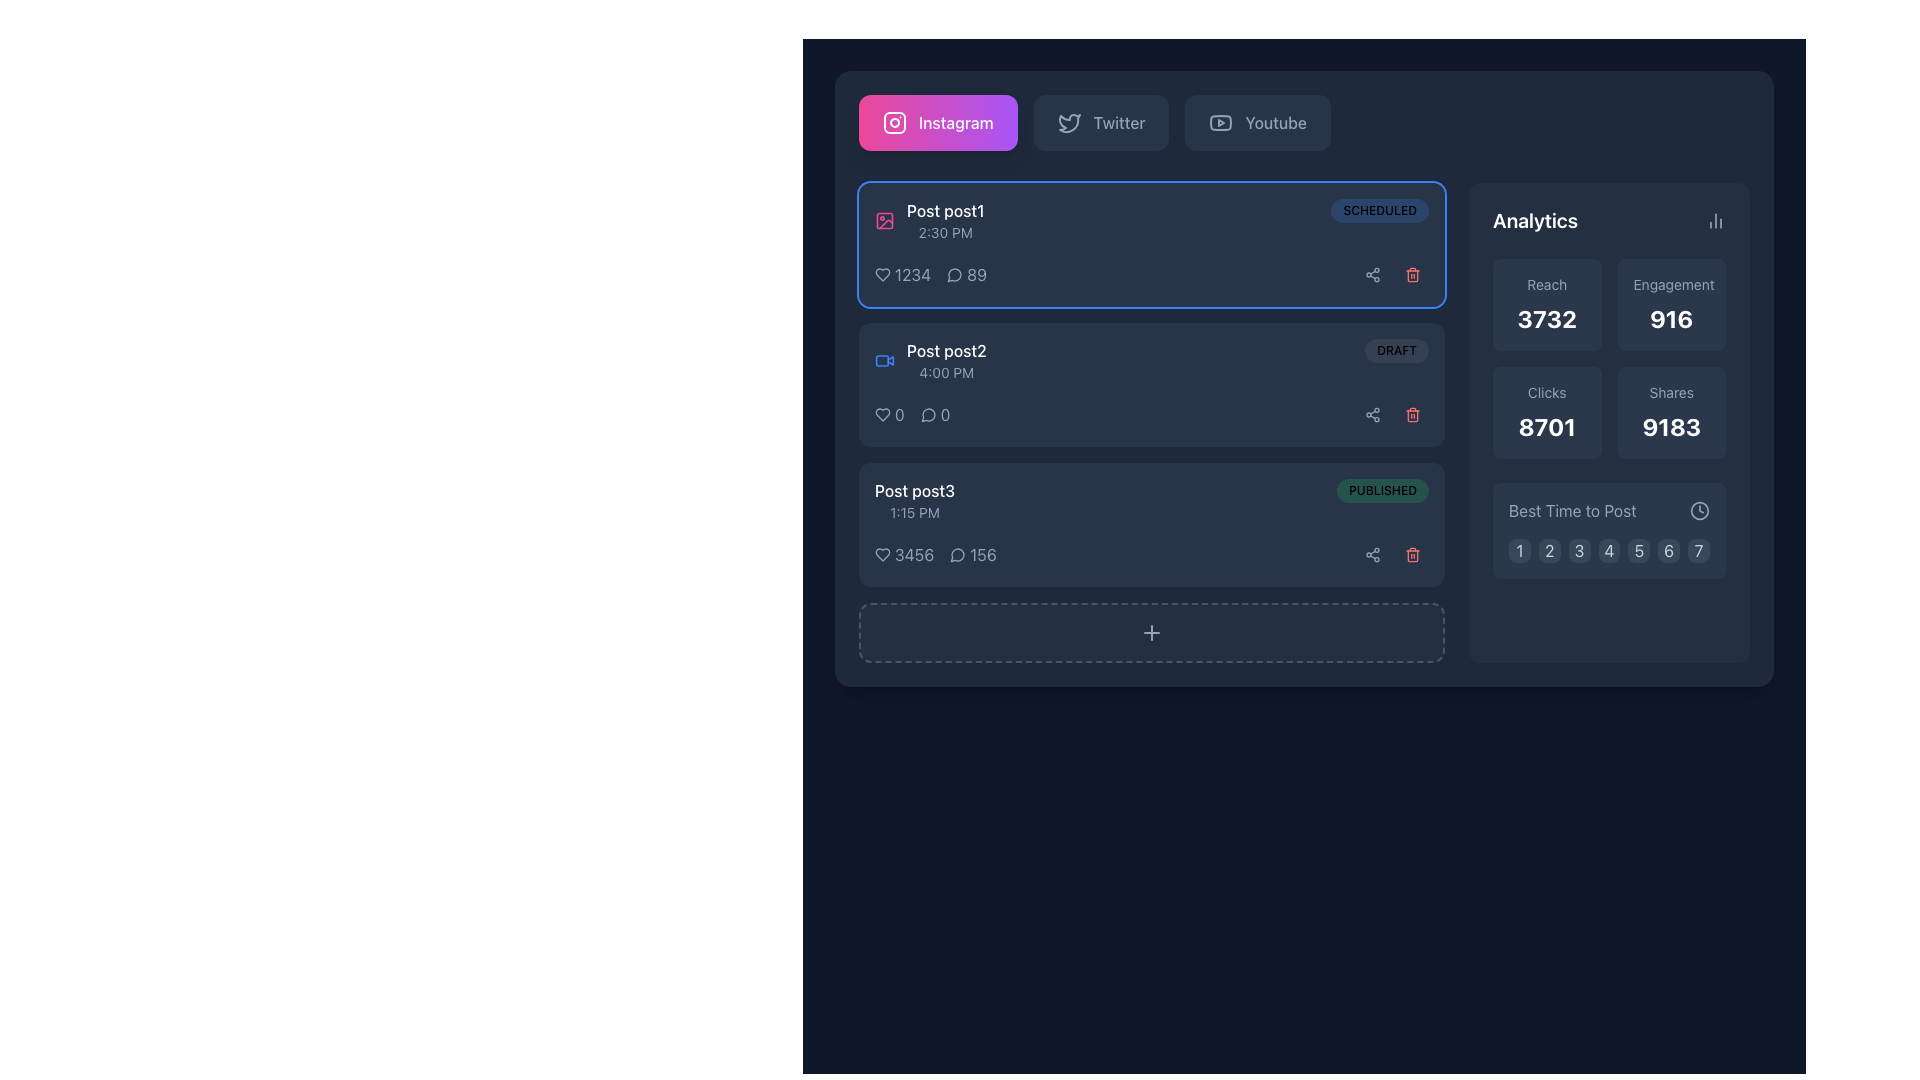 The width and height of the screenshot is (1920, 1080). I want to click on the leftmost icon located in the 'Post post3' panel, which is positioned to the left of the numerical label '3456', so click(882, 555).